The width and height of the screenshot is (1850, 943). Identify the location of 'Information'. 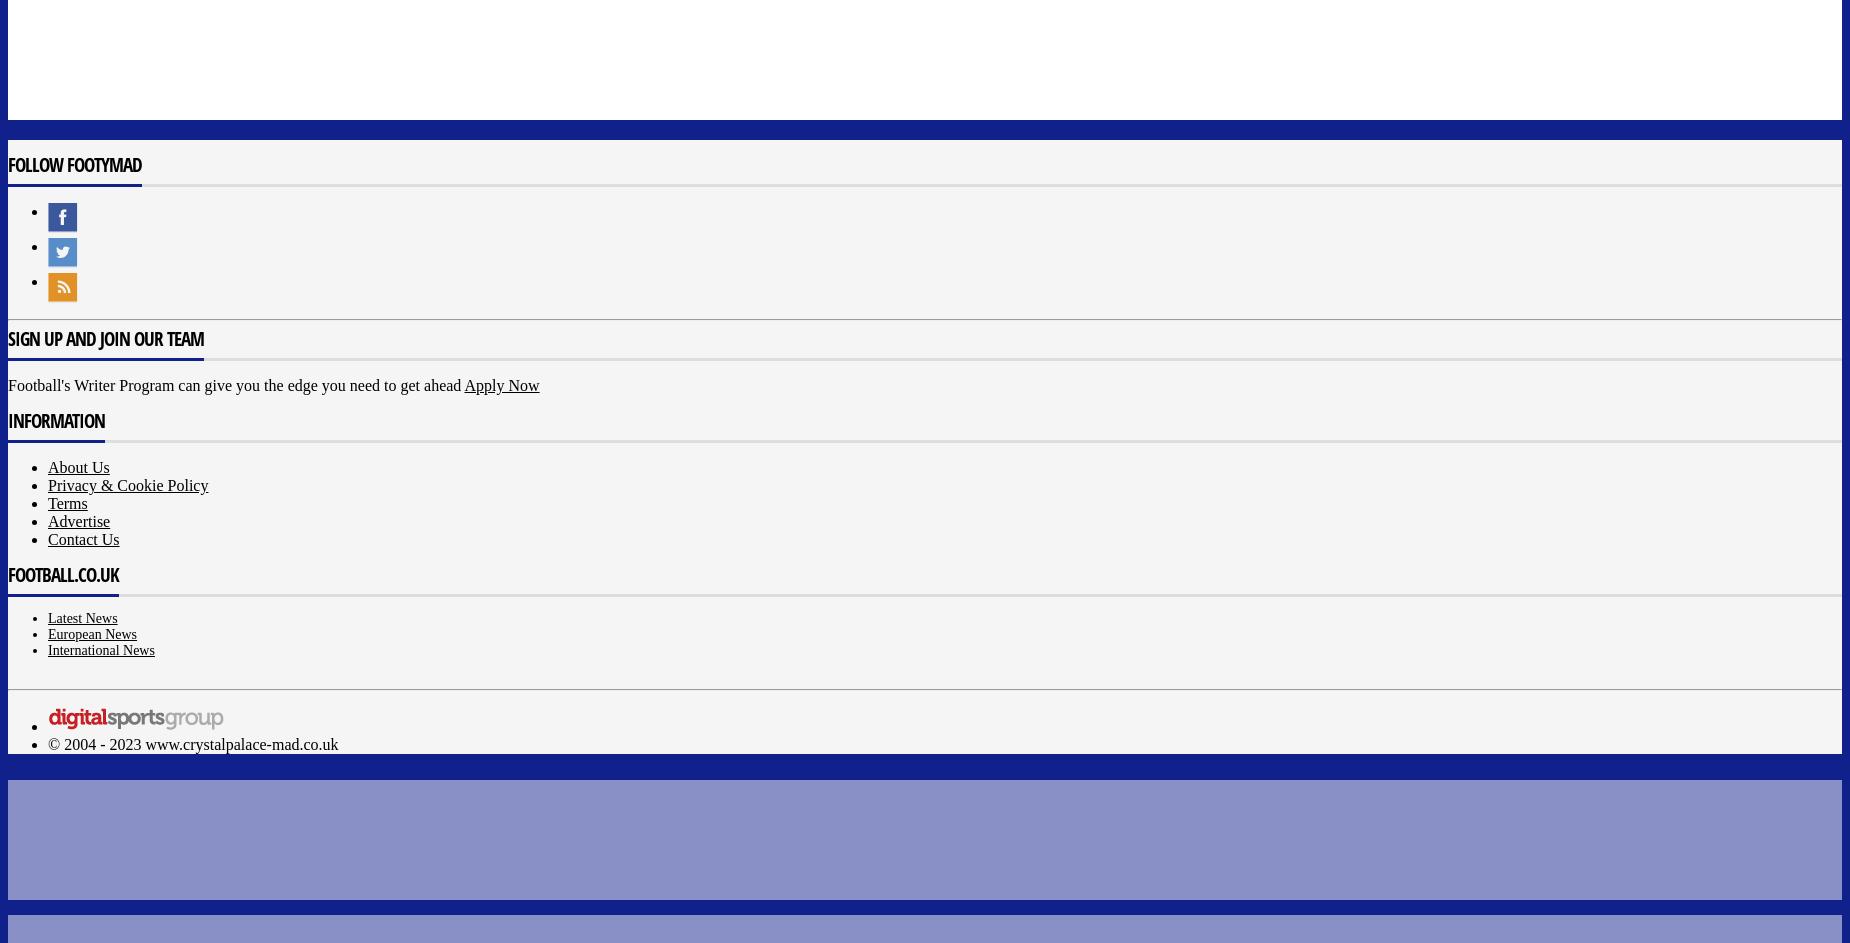
(55, 420).